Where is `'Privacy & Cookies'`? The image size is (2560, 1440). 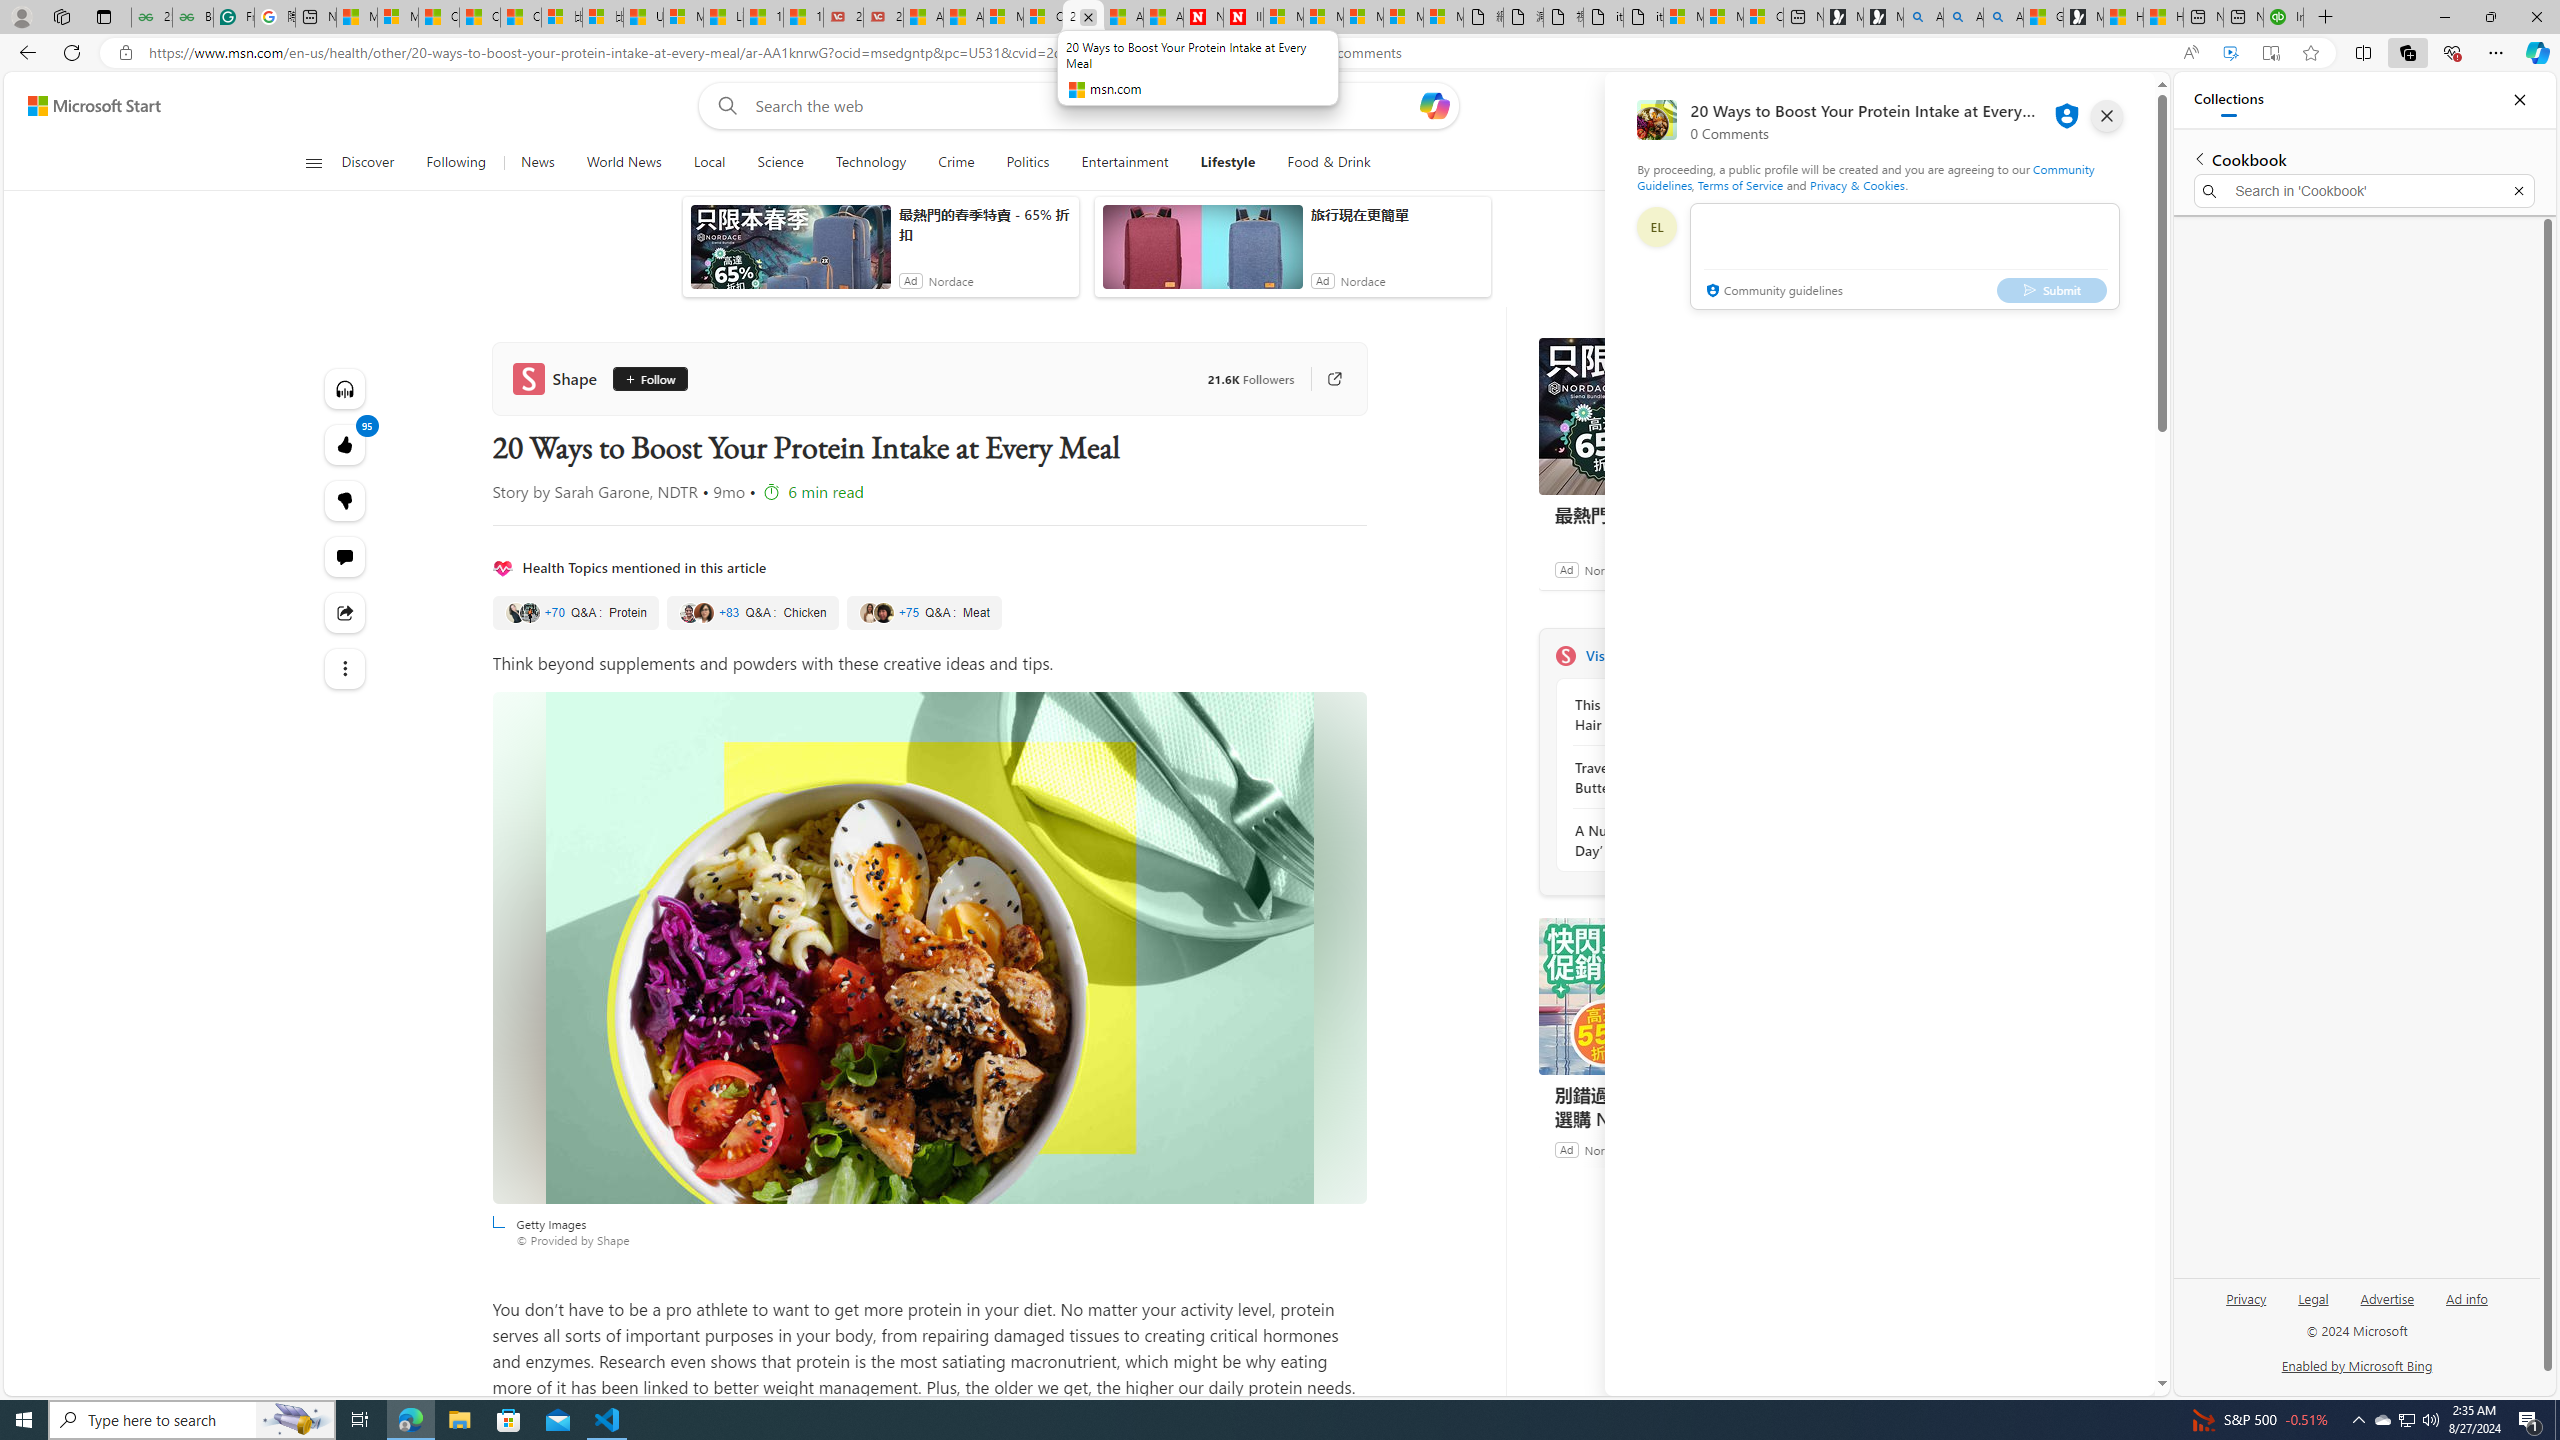
'Privacy & Cookies' is located at coordinates (1858, 184).